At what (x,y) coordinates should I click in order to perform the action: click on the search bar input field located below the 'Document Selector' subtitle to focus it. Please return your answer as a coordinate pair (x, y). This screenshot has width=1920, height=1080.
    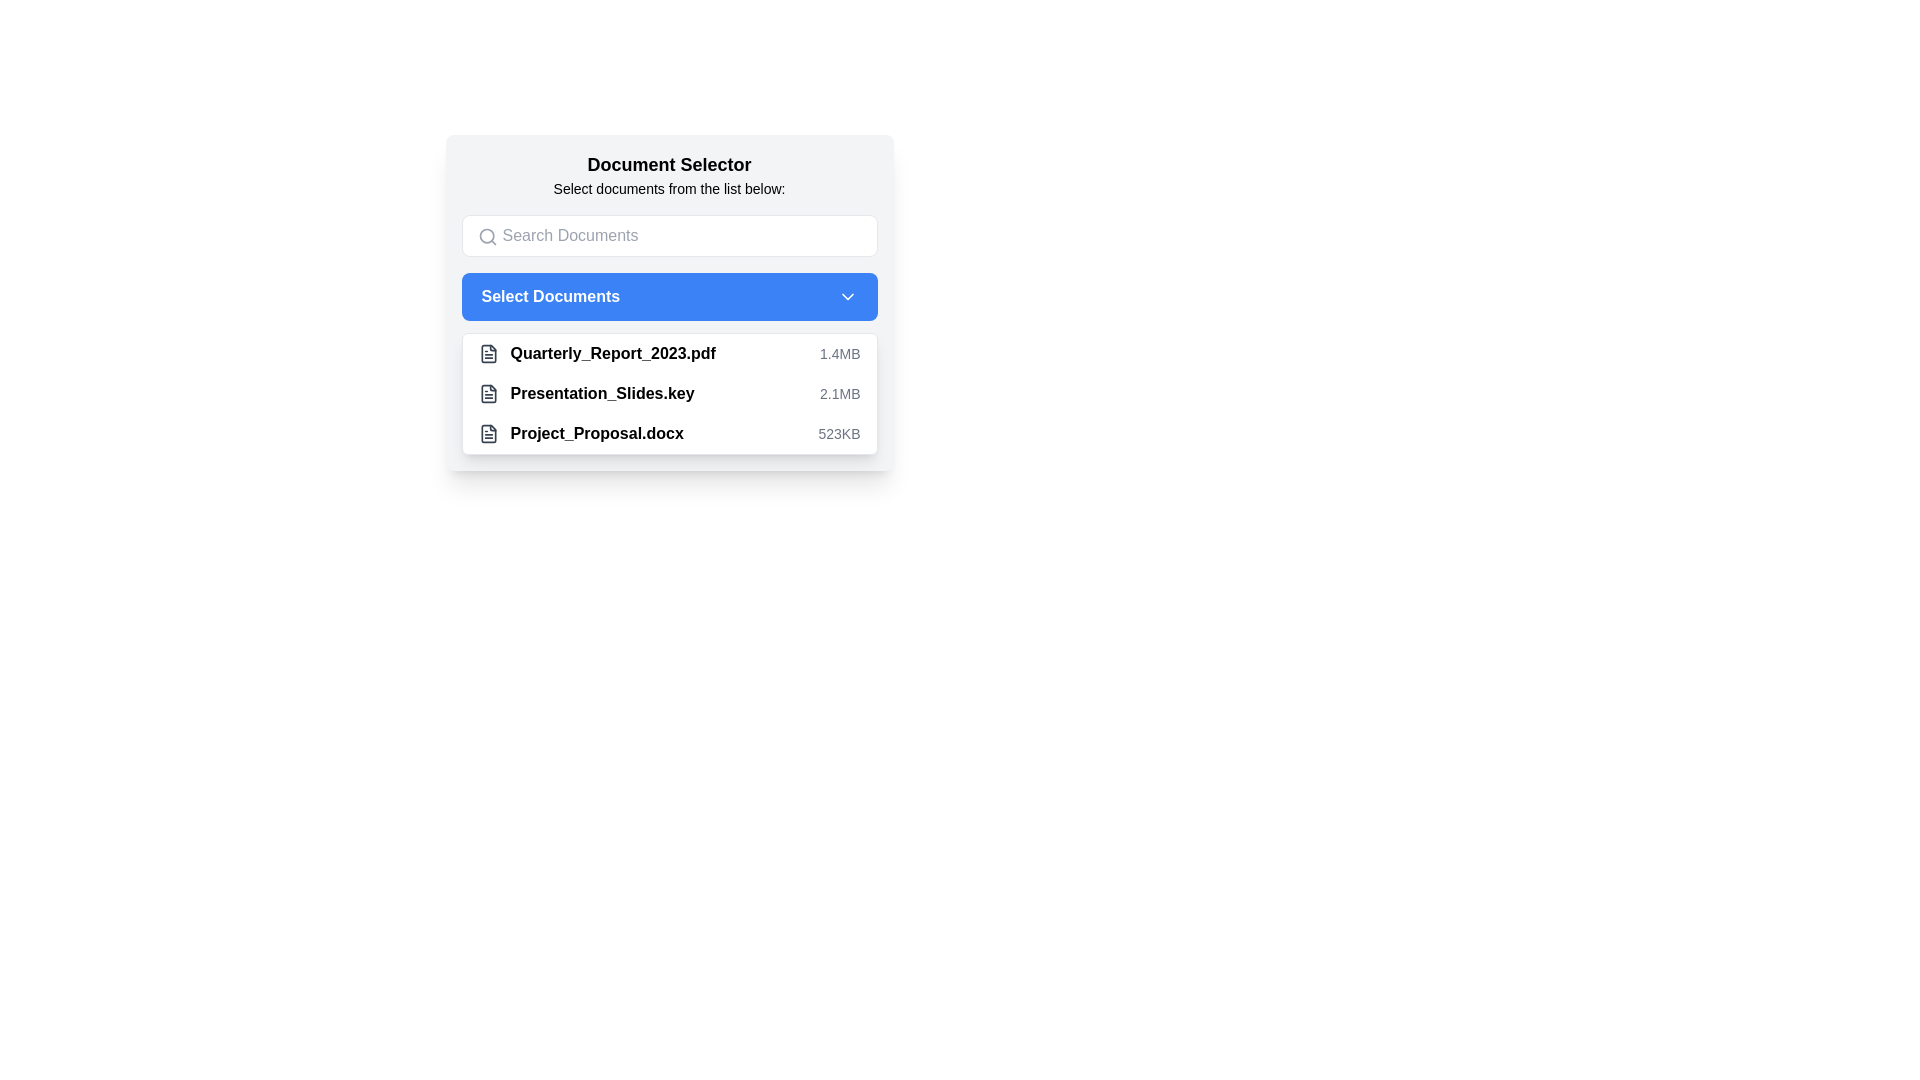
    Looking at the image, I should click on (669, 234).